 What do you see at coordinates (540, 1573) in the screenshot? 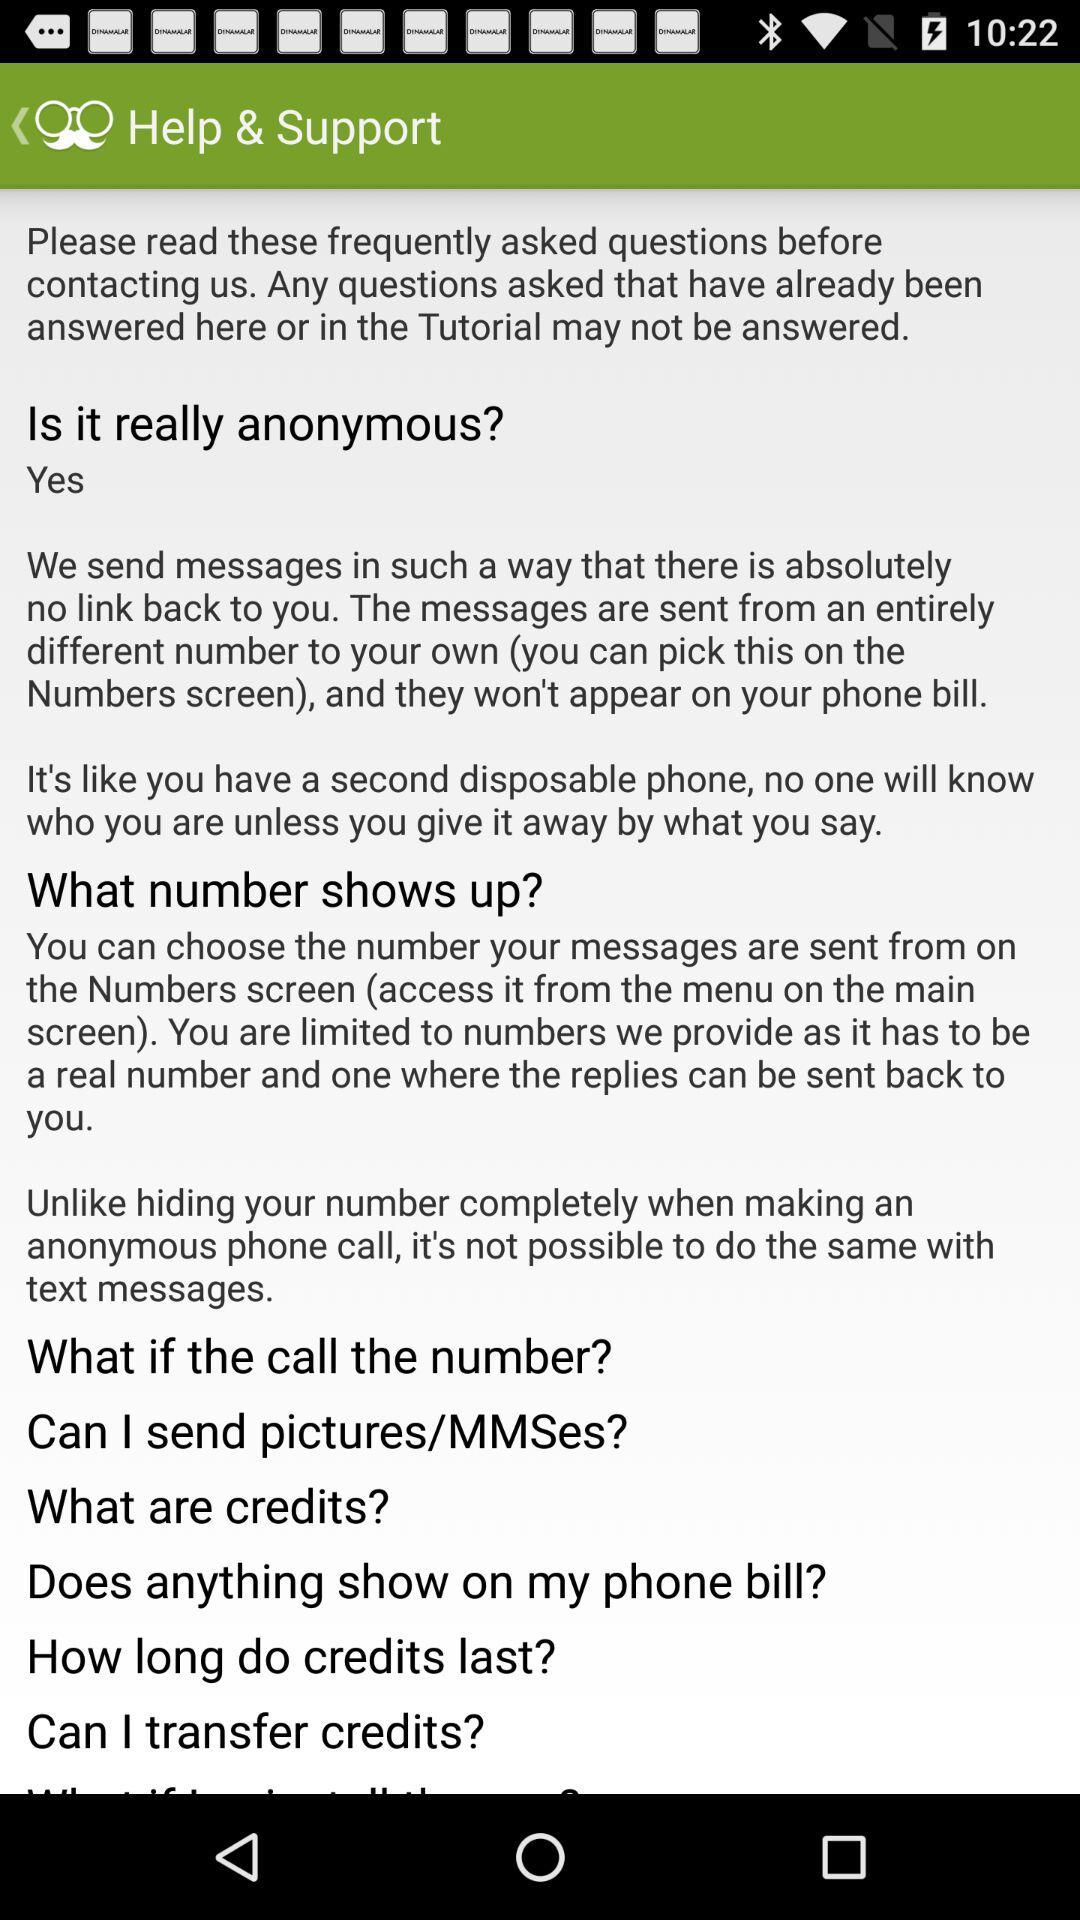
I see `the item above the how long do` at bounding box center [540, 1573].